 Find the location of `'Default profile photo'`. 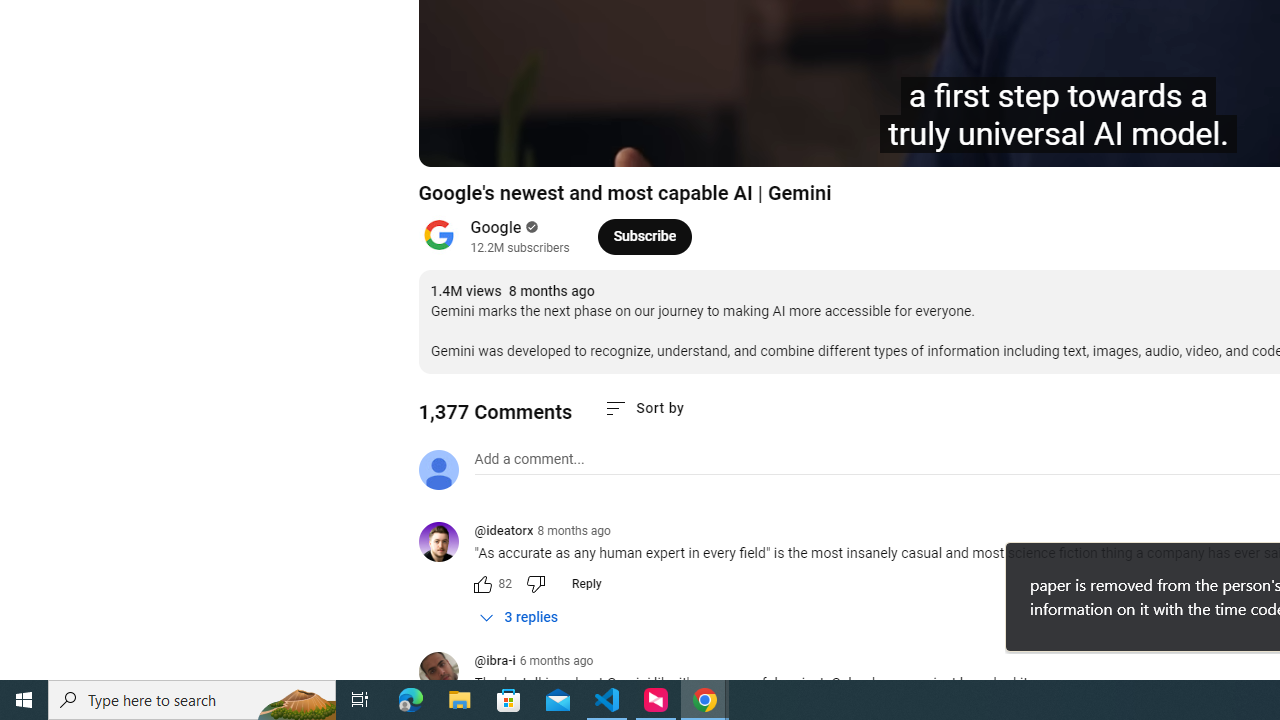

'Default profile photo' is located at coordinates (438, 470).